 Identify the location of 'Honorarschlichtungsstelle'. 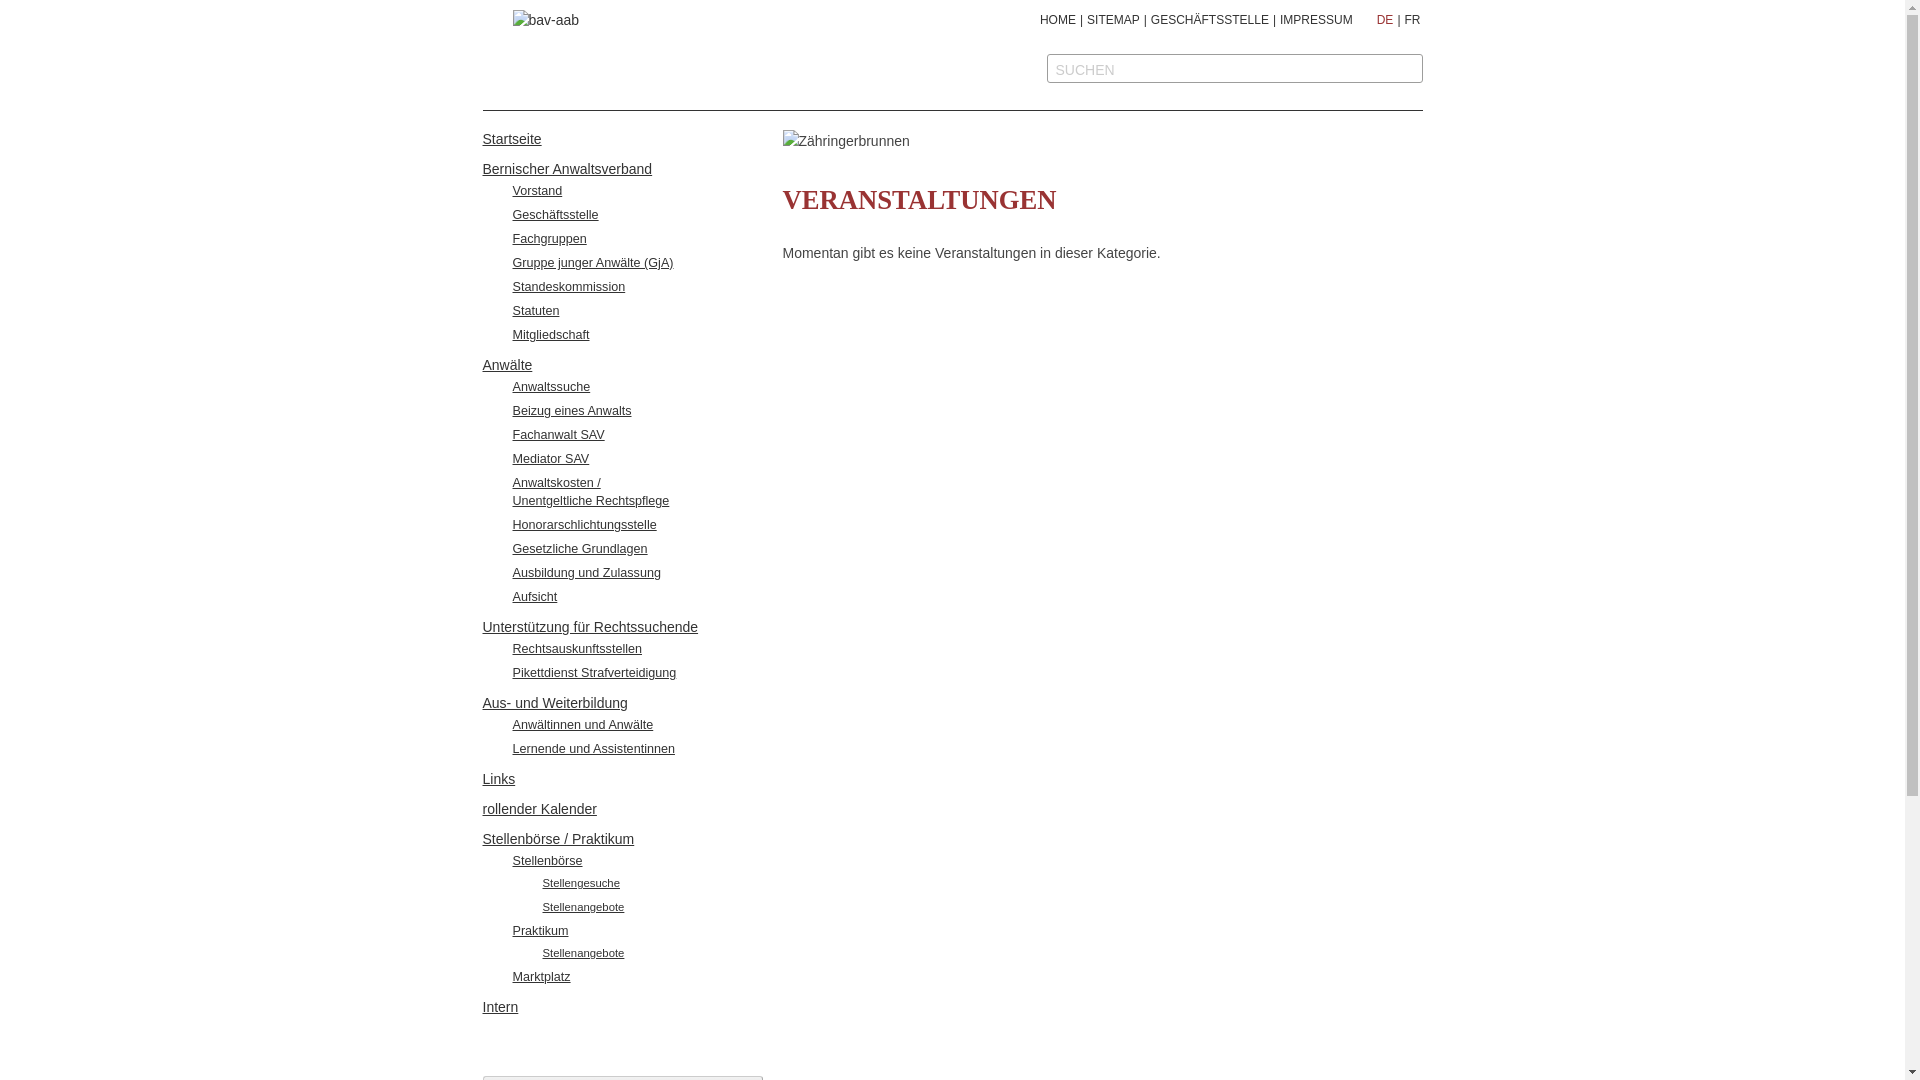
(583, 523).